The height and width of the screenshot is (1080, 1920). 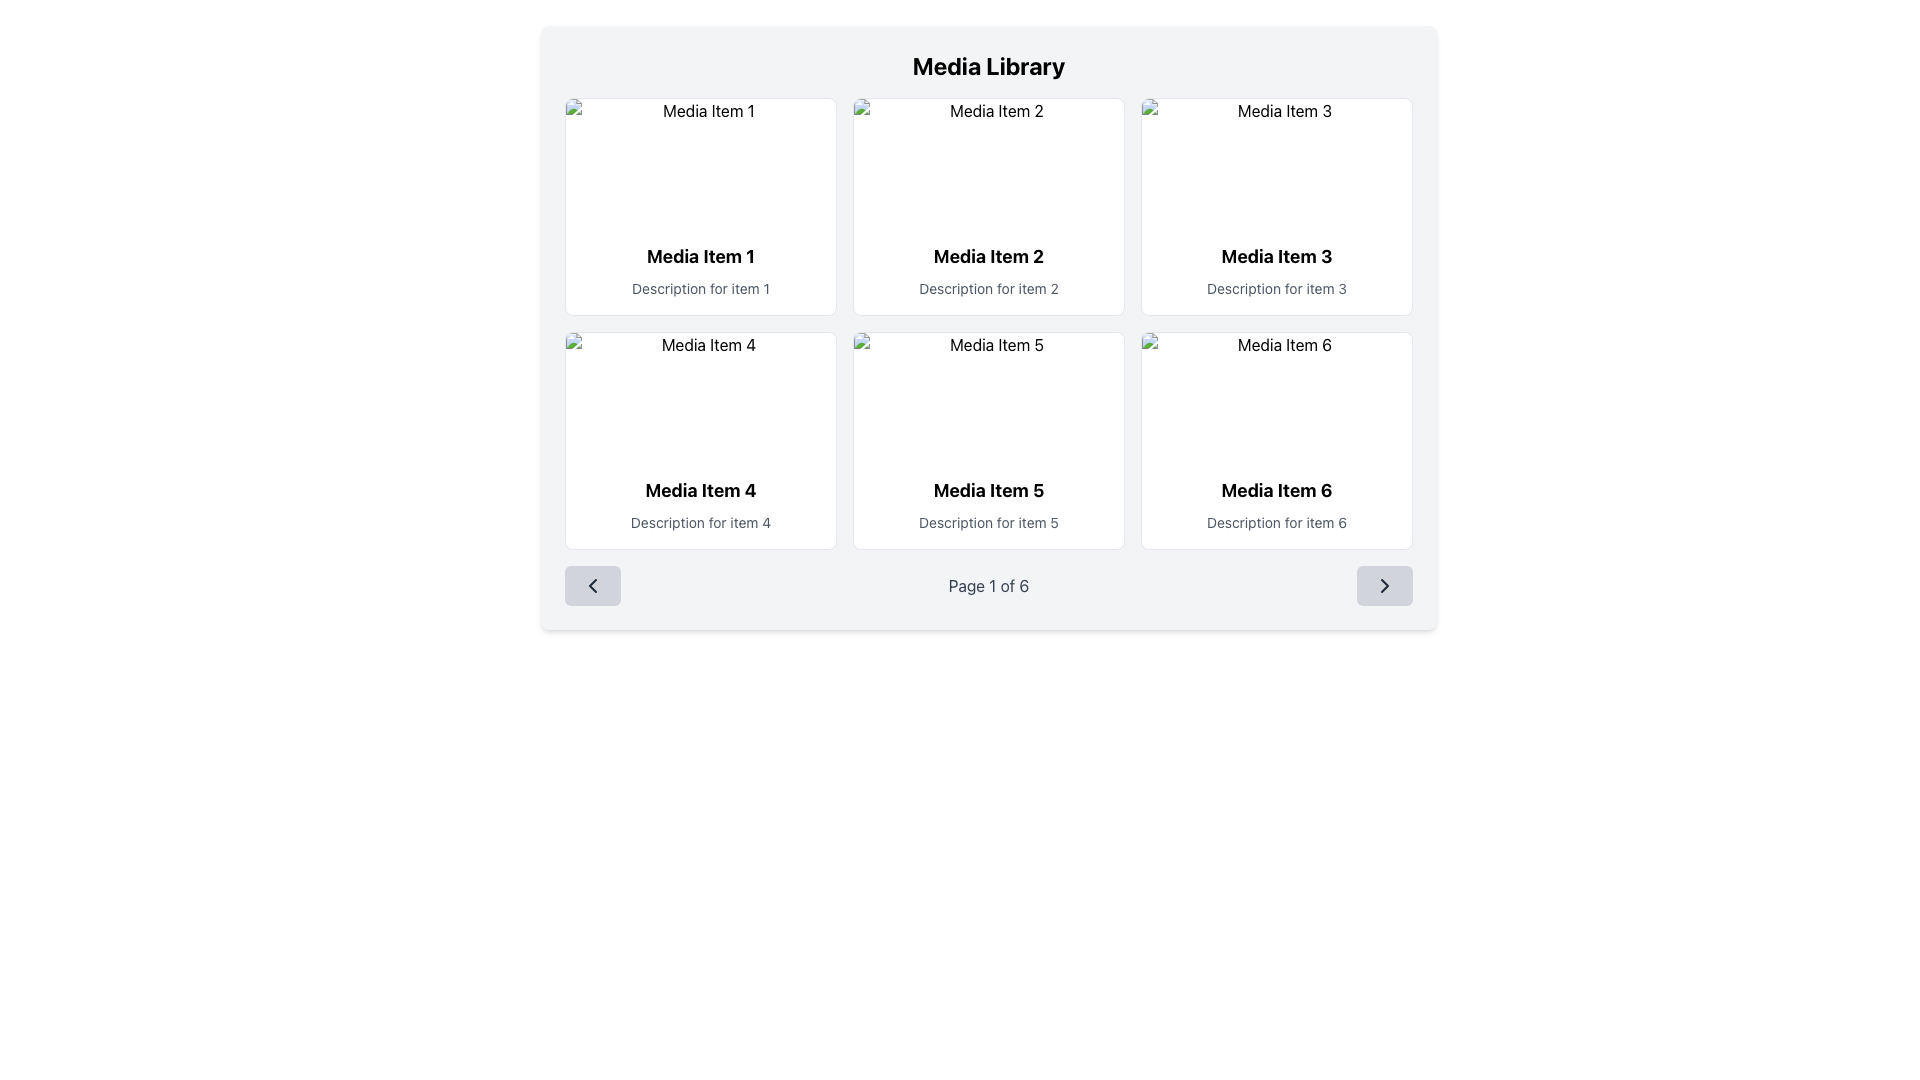 I want to click on the 'Next' icon located at the bottom right of the interface, which is part of a button for advancing pages in the media gallery, so click(x=1384, y=585).